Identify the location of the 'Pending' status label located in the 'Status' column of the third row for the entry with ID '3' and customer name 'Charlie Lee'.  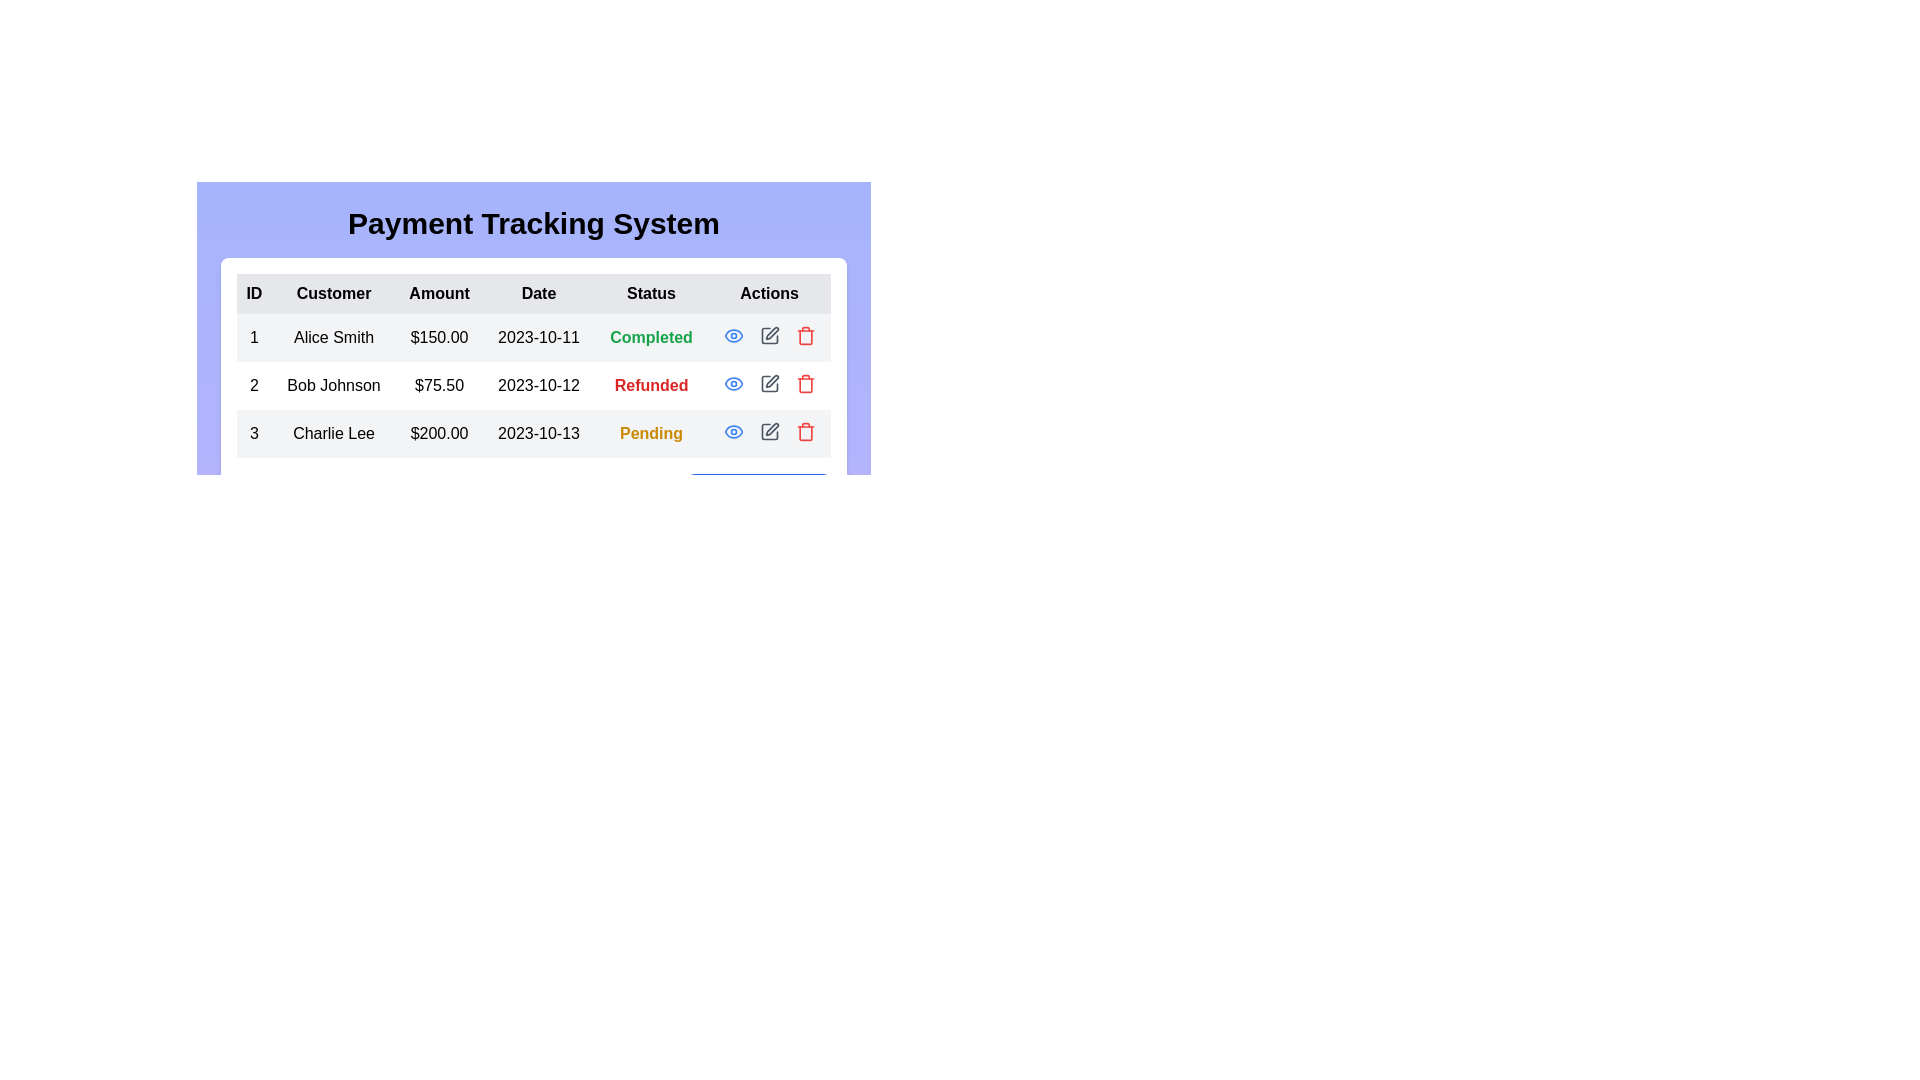
(651, 433).